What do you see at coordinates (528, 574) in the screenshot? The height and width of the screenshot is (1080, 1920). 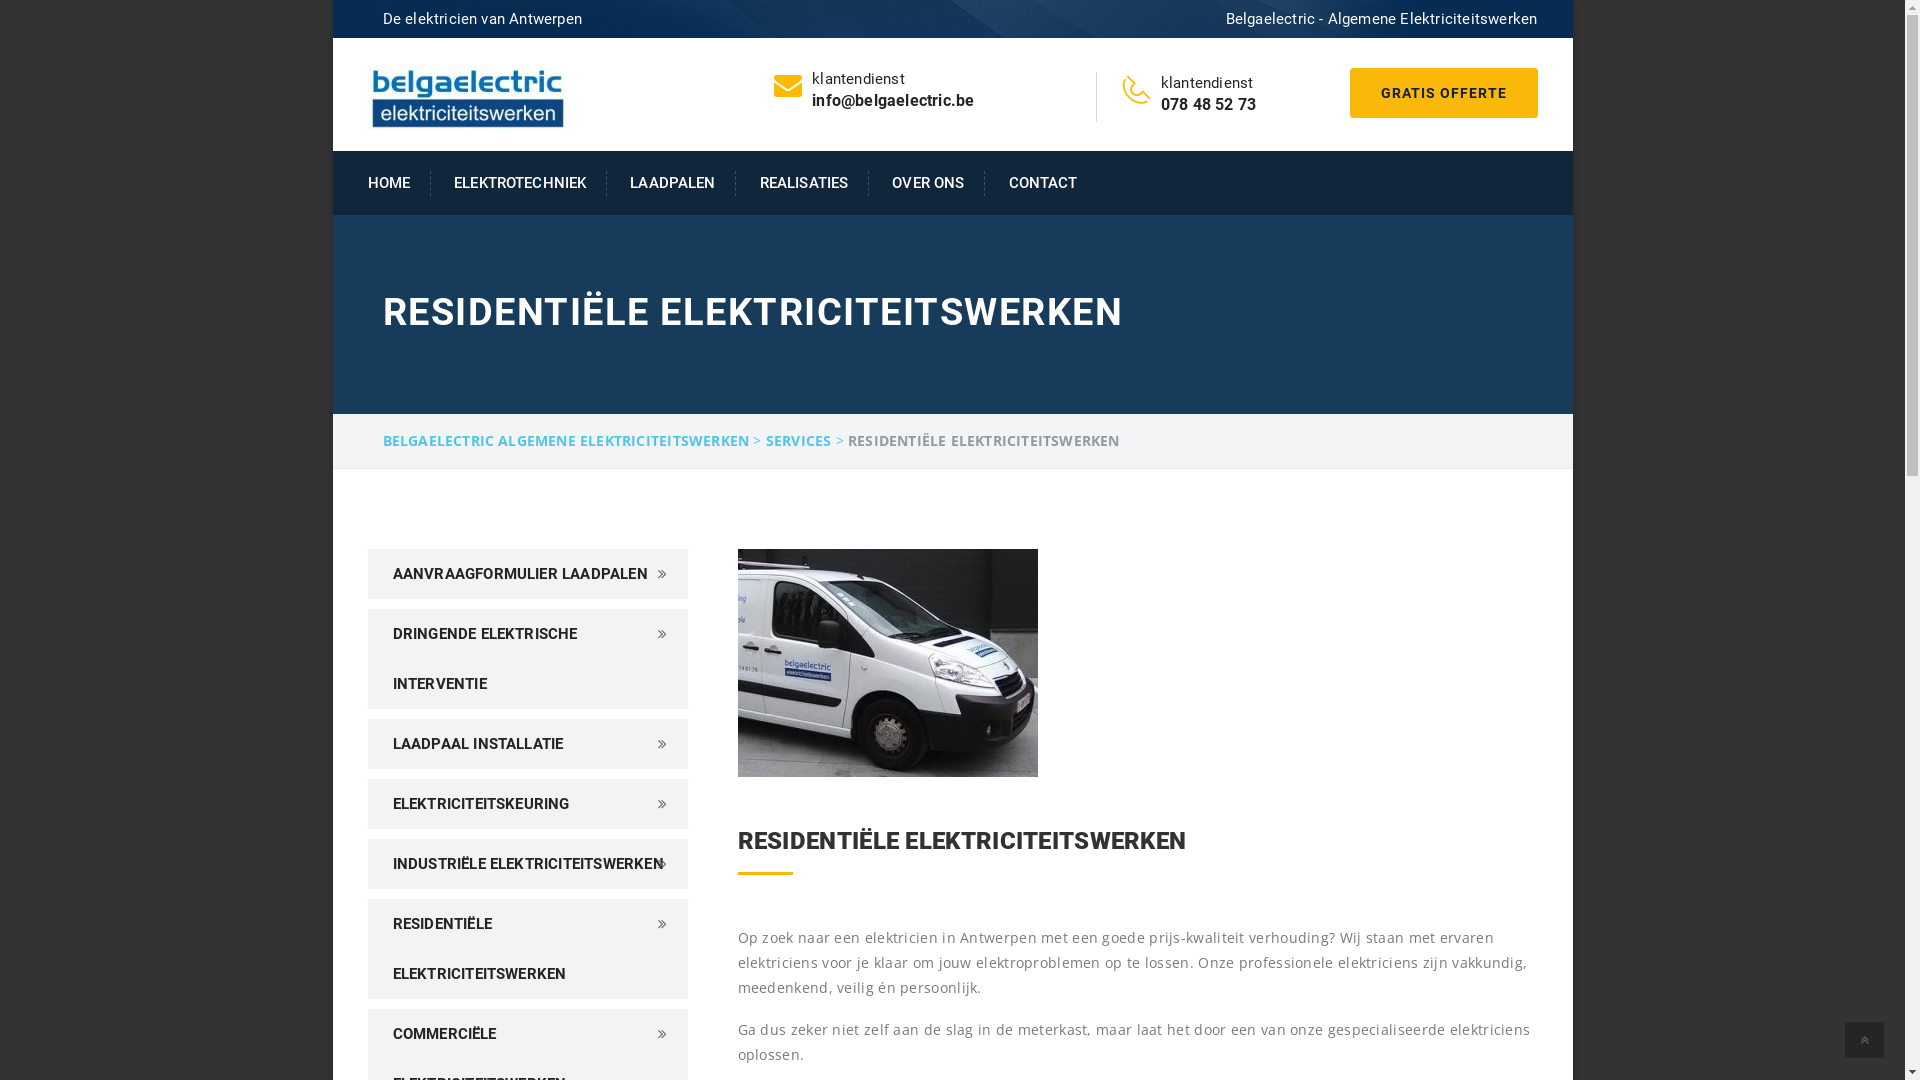 I see `'AANVRAAGFORMULIER LAADPALEN'` at bounding box center [528, 574].